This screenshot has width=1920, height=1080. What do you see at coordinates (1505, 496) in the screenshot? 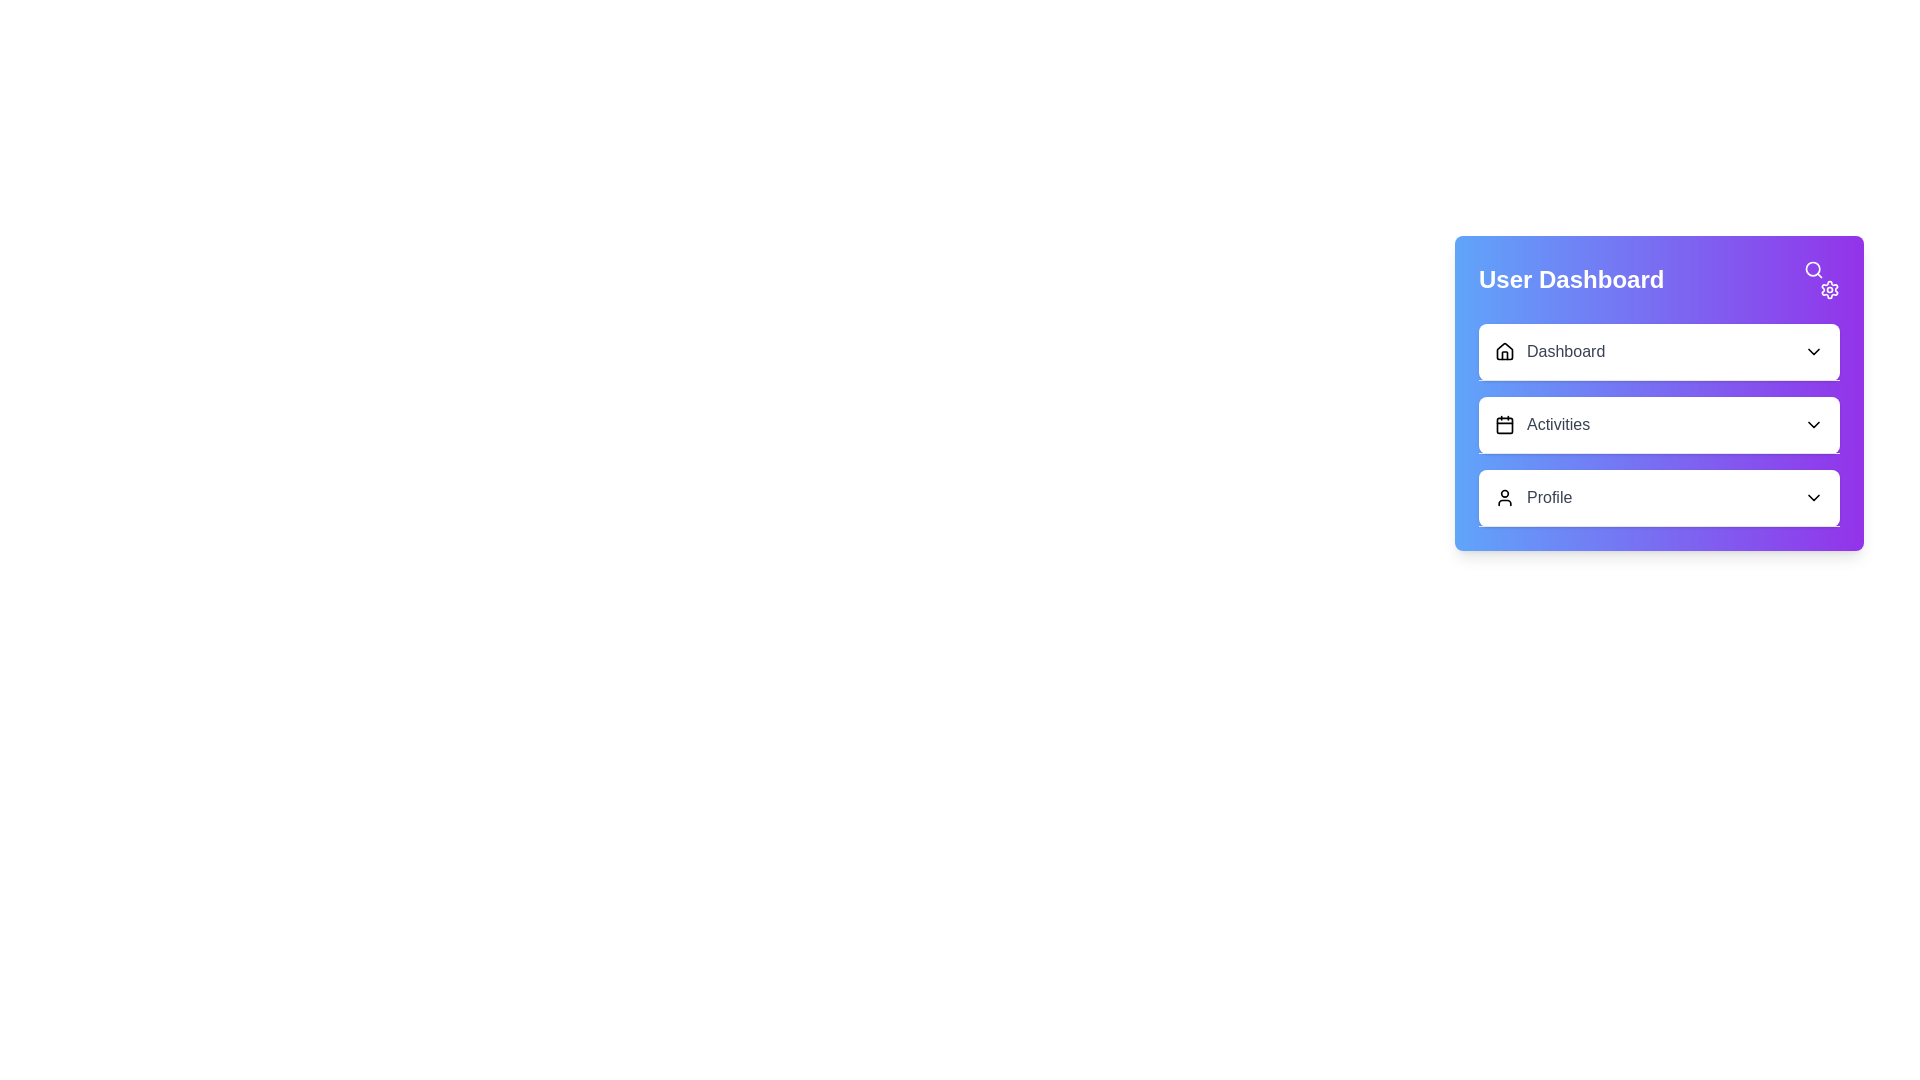
I see `the user avatar icon located in the 'User Dashboard' section` at bounding box center [1505, 496].